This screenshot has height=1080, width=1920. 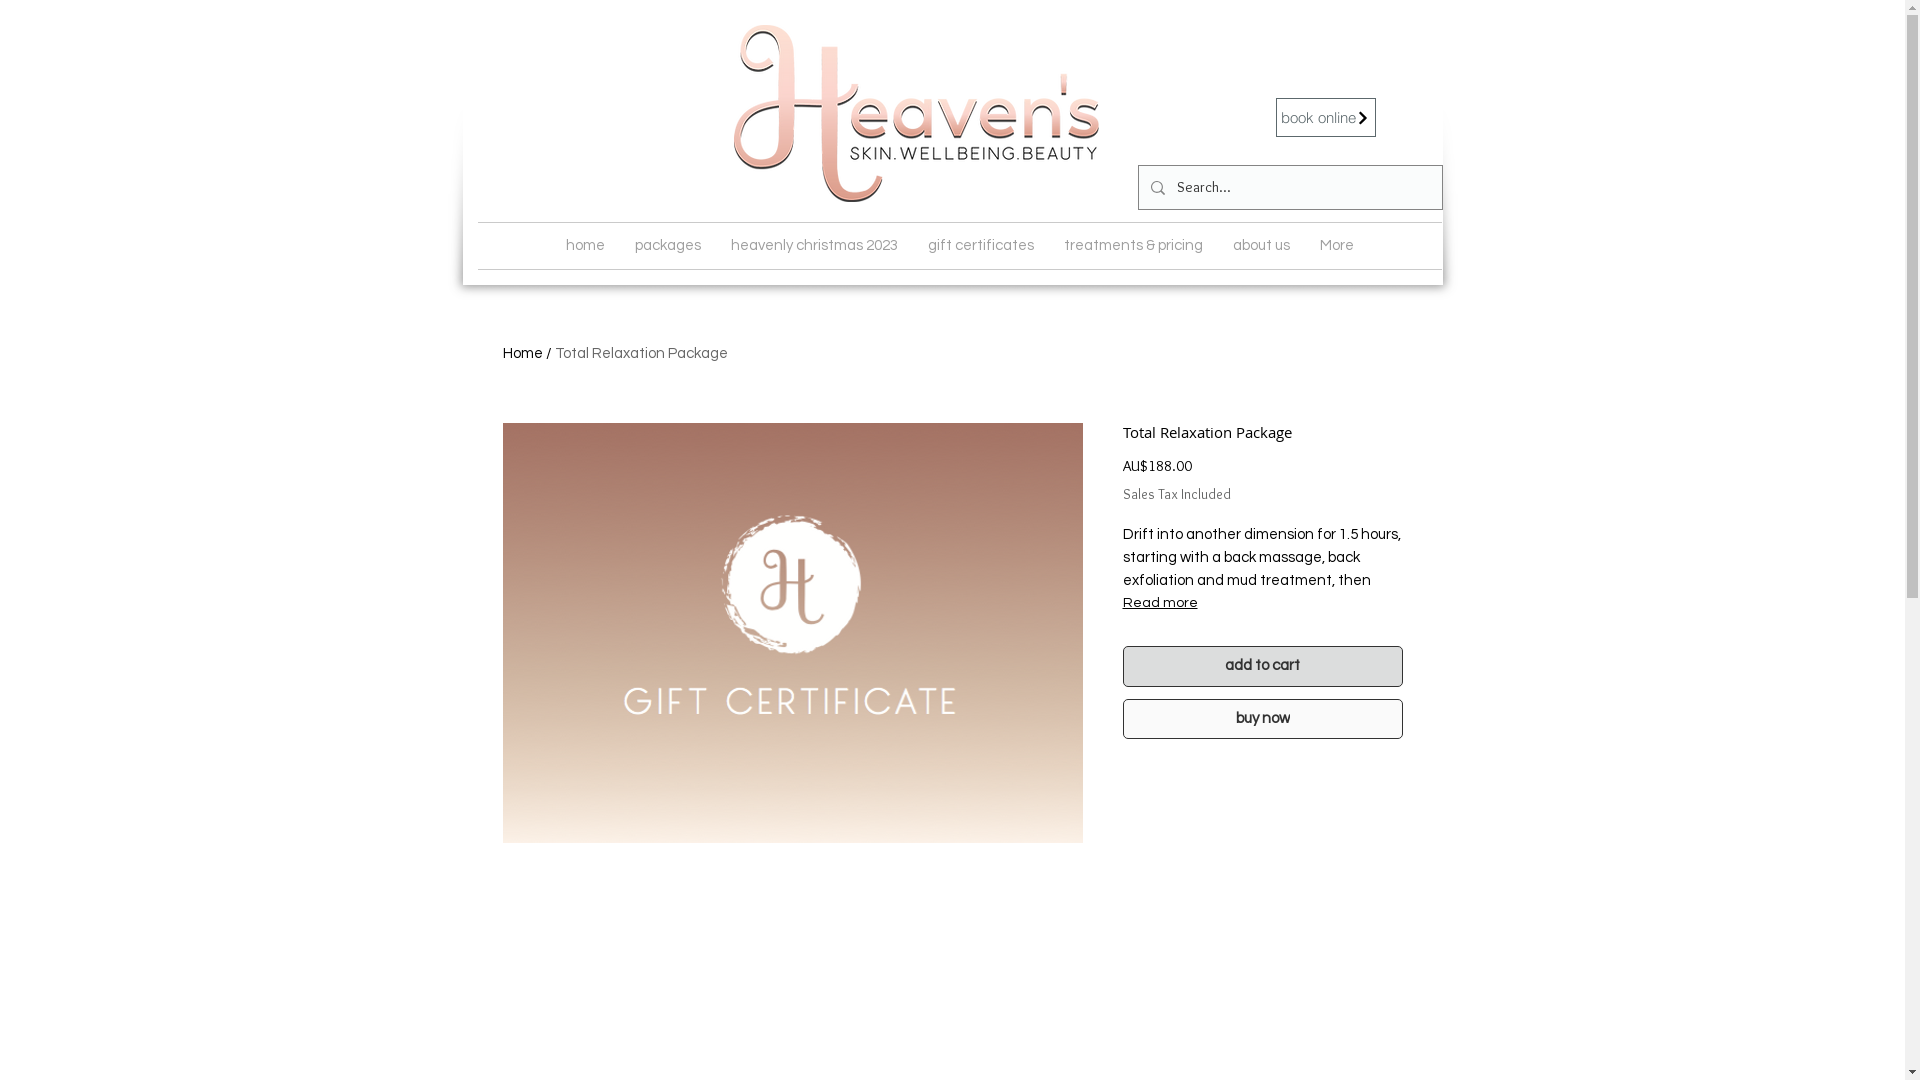 What do you see at coordinates (1260, 245) in the screenshot?
I see `'about us'` at bounding box center [1260, 245].